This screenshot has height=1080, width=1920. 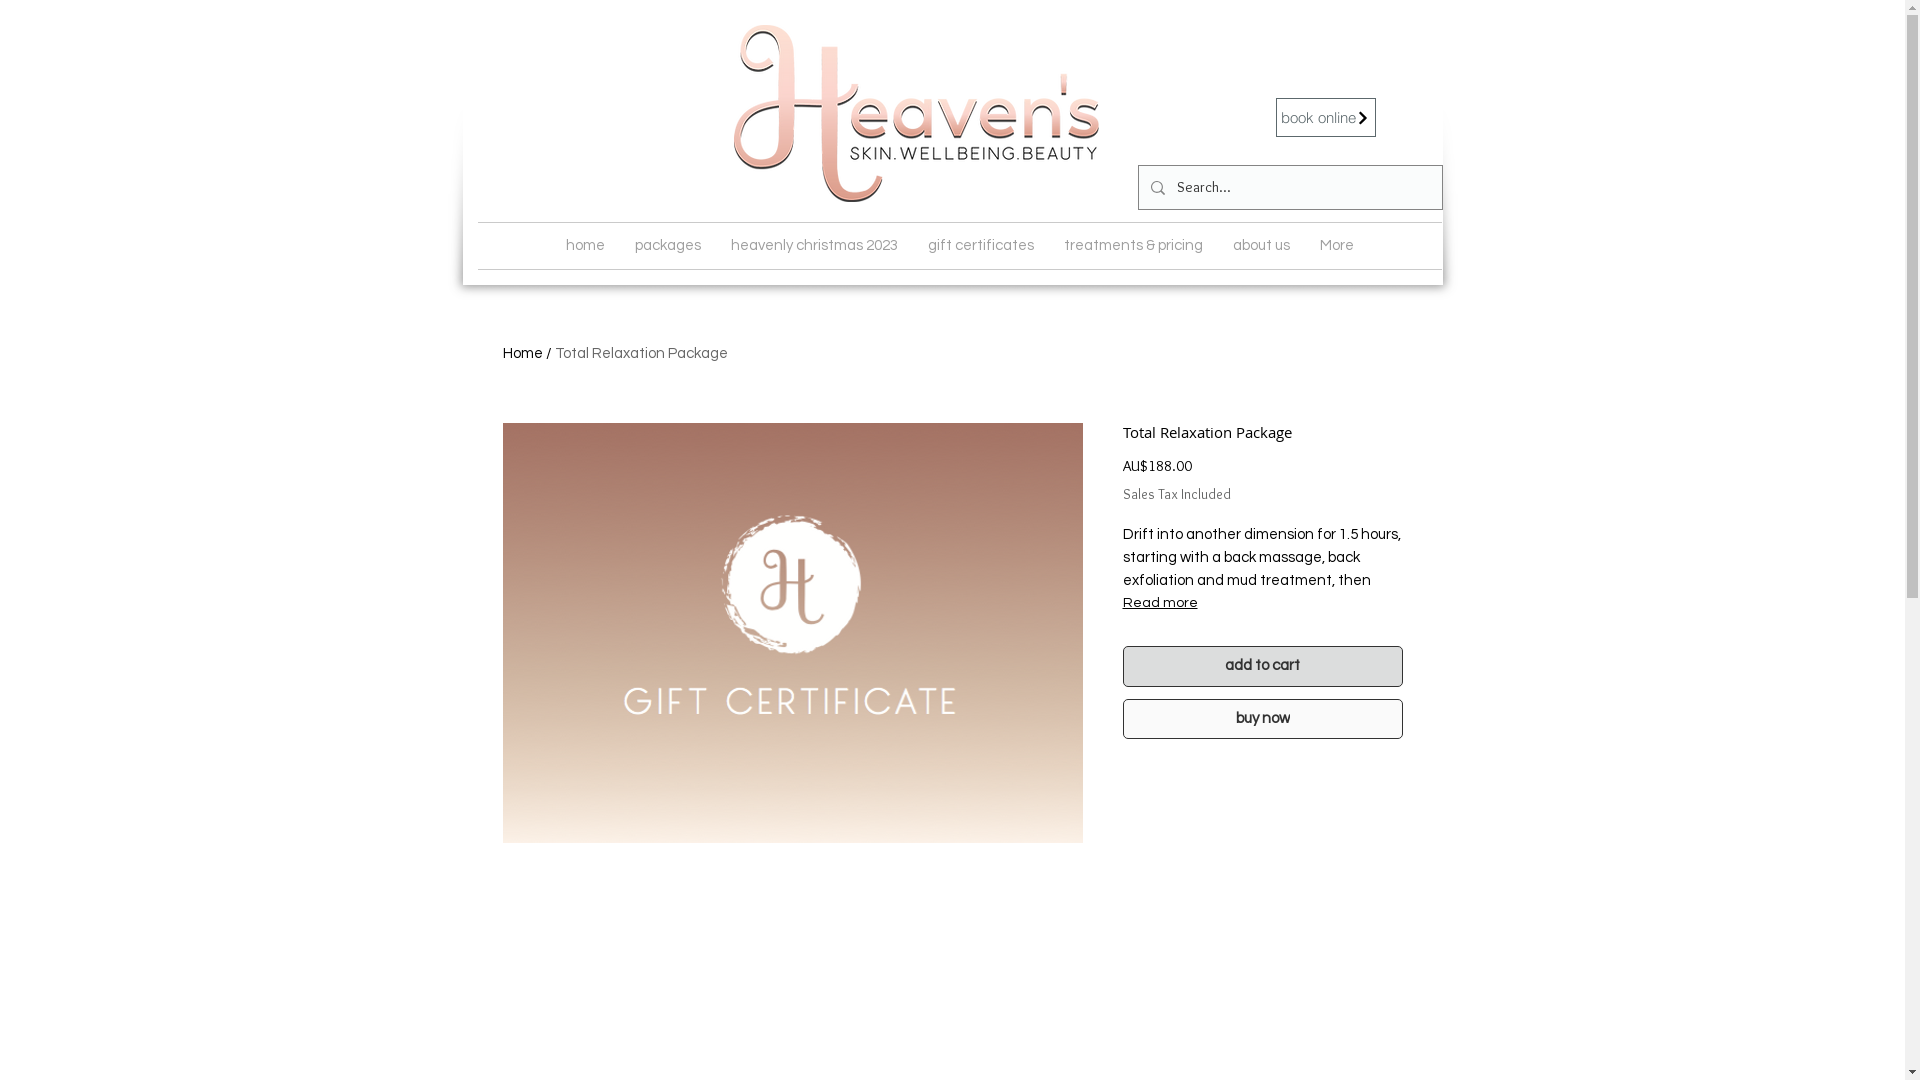 What do you see at coordinates (1260, 245) in the screenshot?
I see `'about us'` at bounding box center [1260, 245].